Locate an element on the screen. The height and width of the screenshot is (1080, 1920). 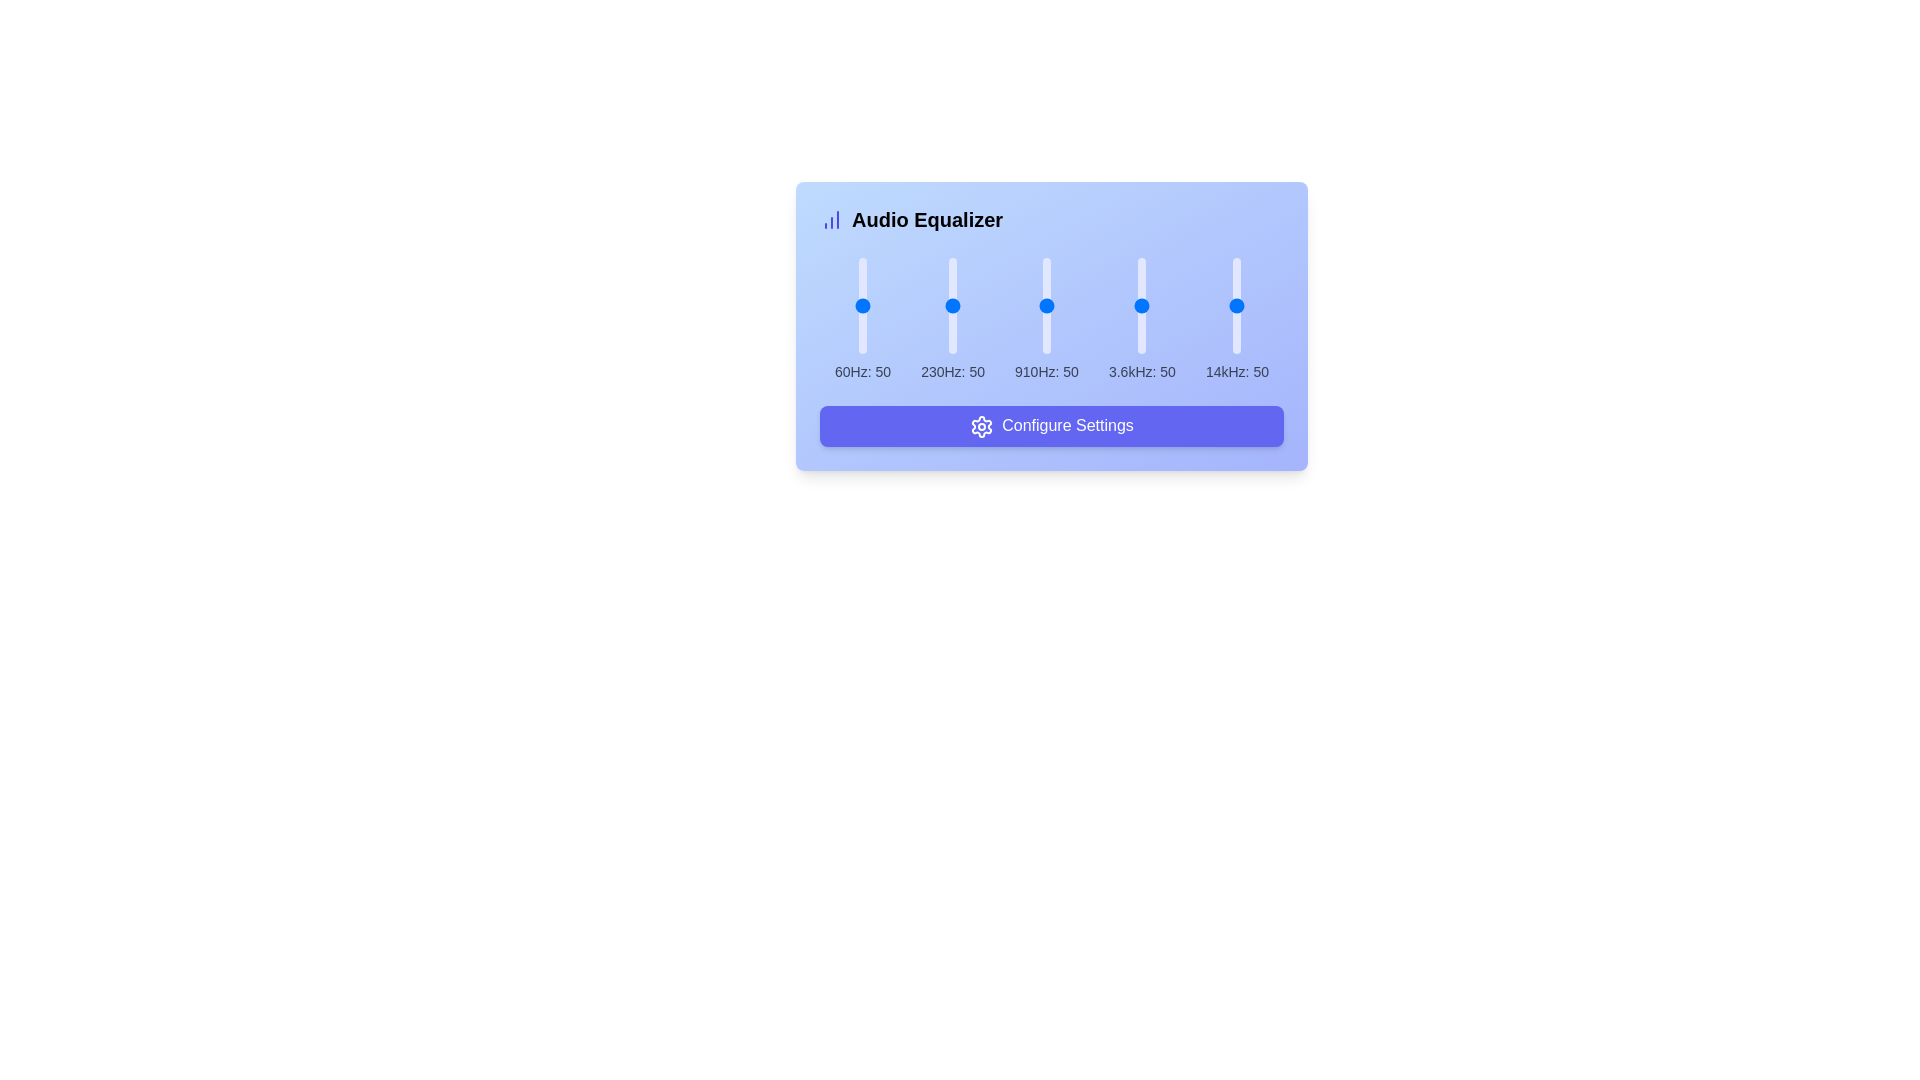
the 910Hz slider is located at coordinates (1045, 316).